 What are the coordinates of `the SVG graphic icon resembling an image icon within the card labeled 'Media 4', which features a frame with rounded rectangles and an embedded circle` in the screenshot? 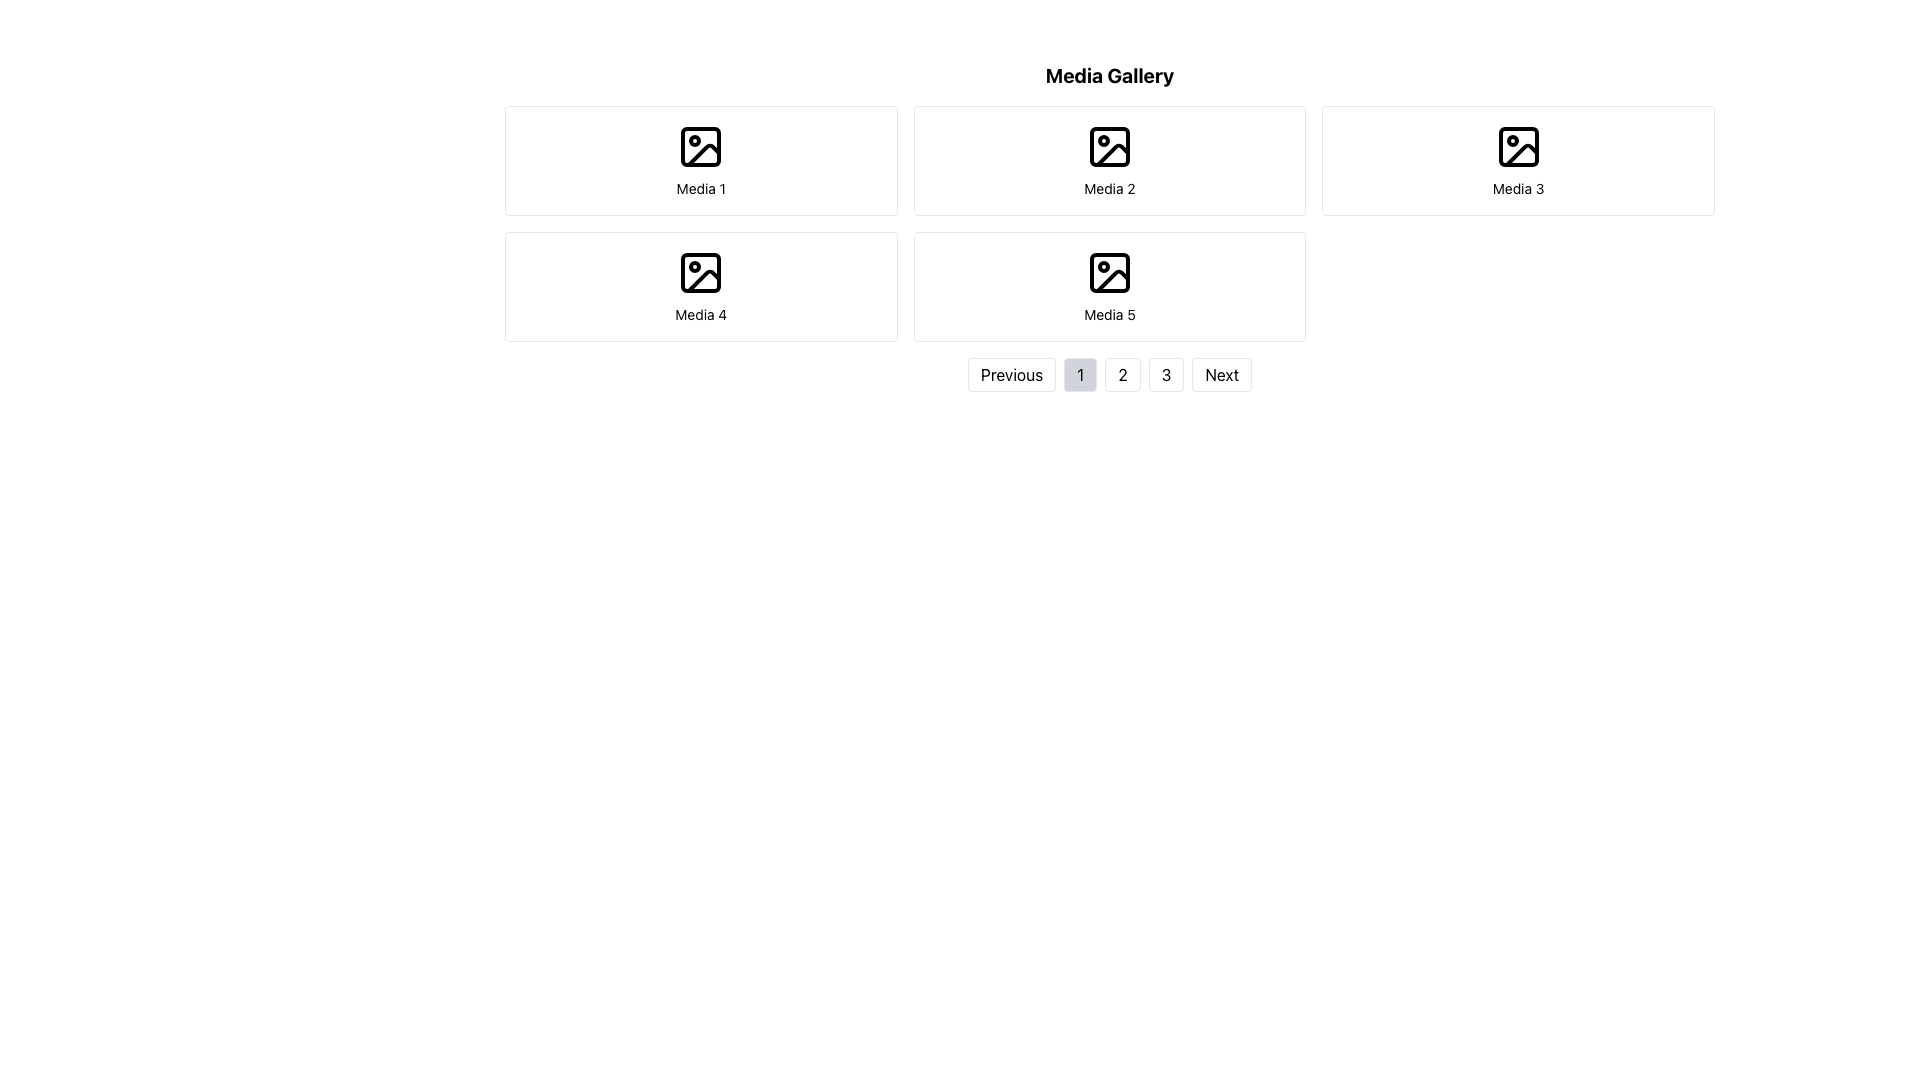 It's located at (701, 273).